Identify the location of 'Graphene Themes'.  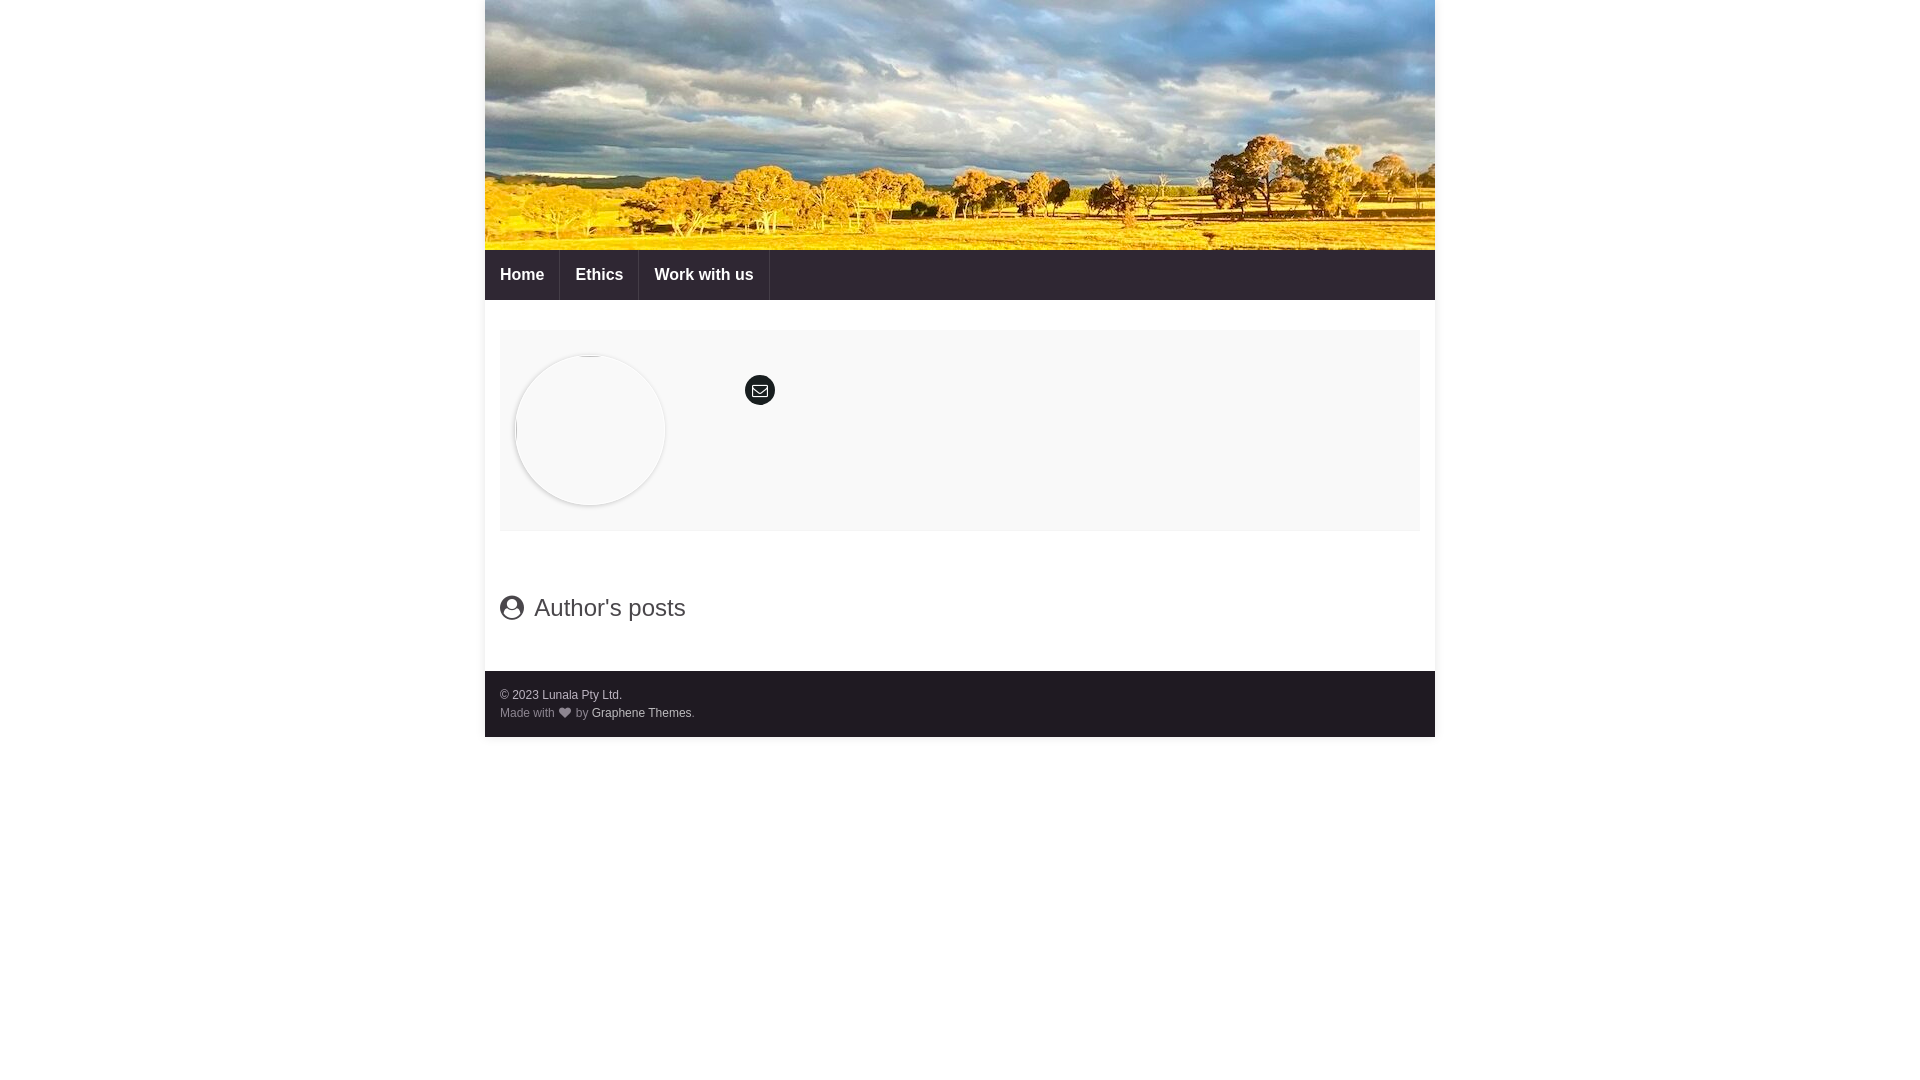
(642, 712).